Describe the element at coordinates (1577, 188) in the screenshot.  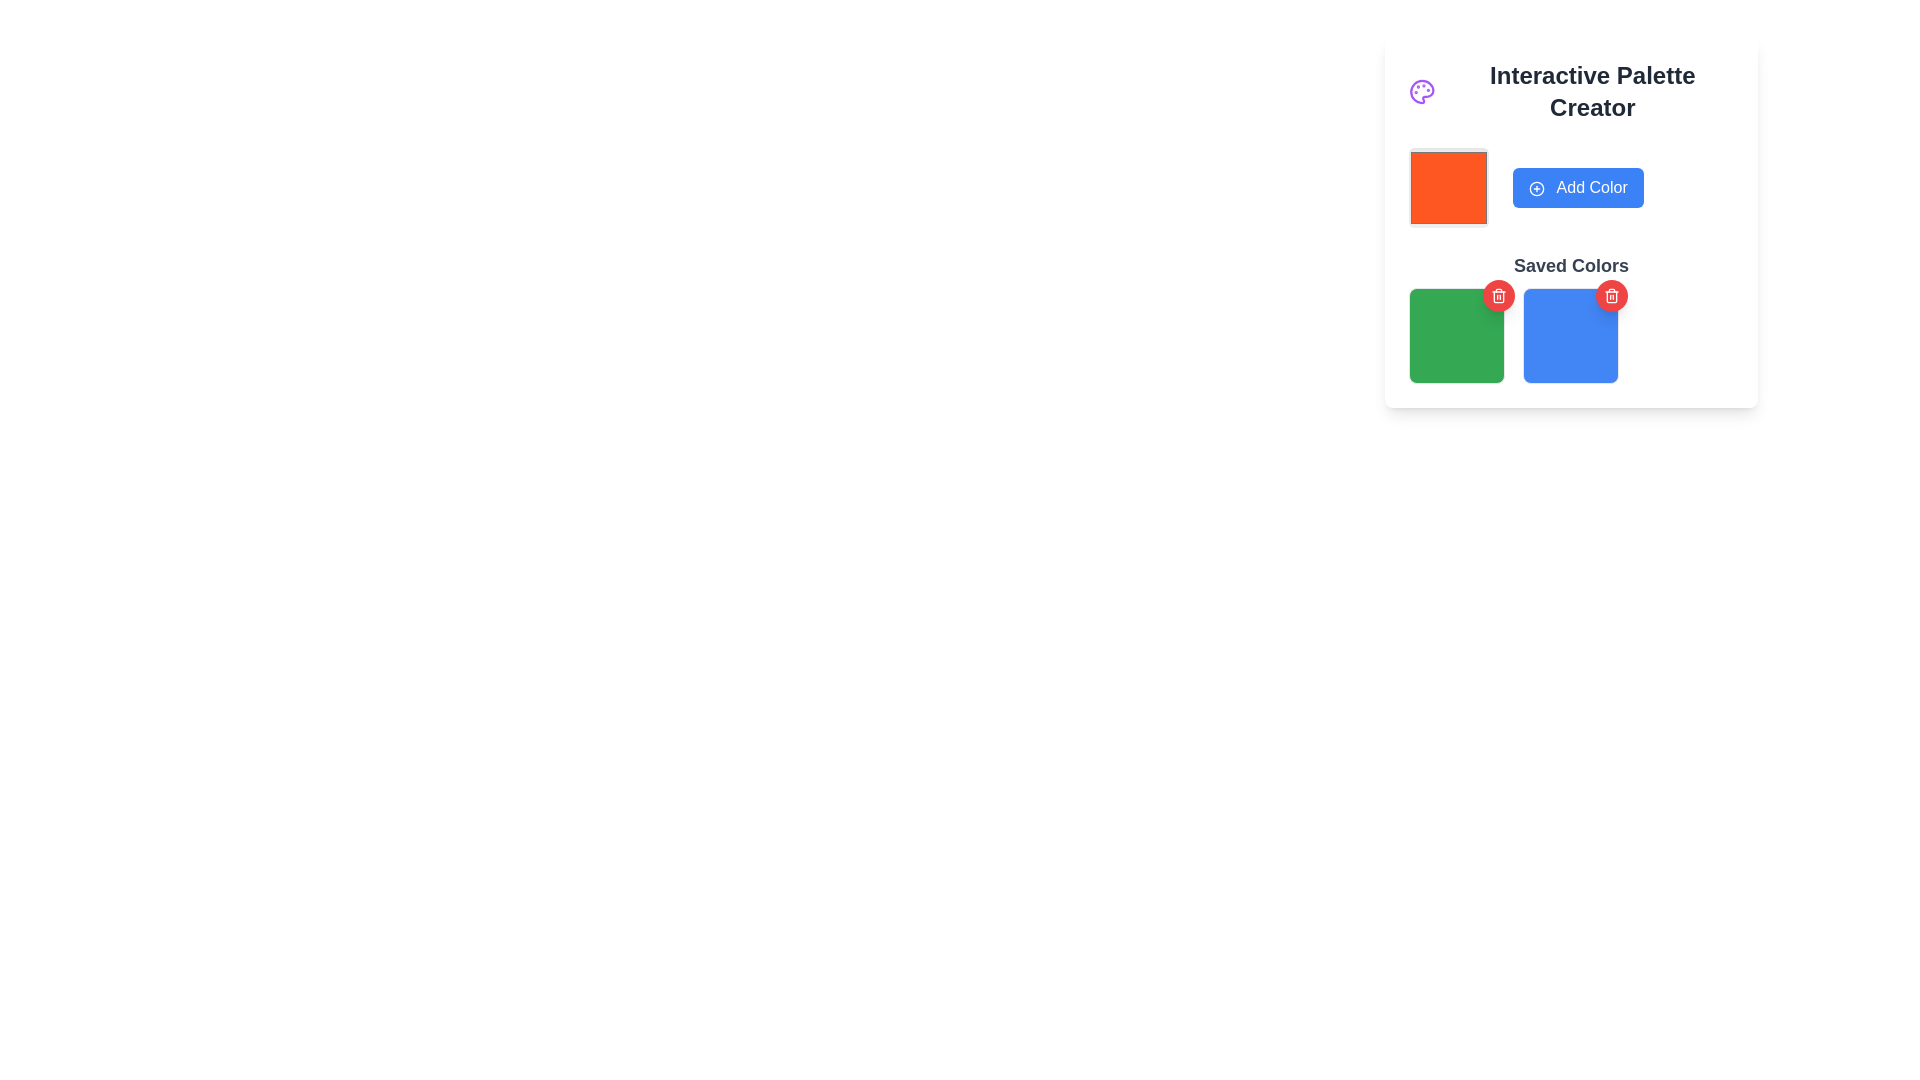
I see `the blue 'Add Color' button with bold white text and a plus-circle icon` at that location.